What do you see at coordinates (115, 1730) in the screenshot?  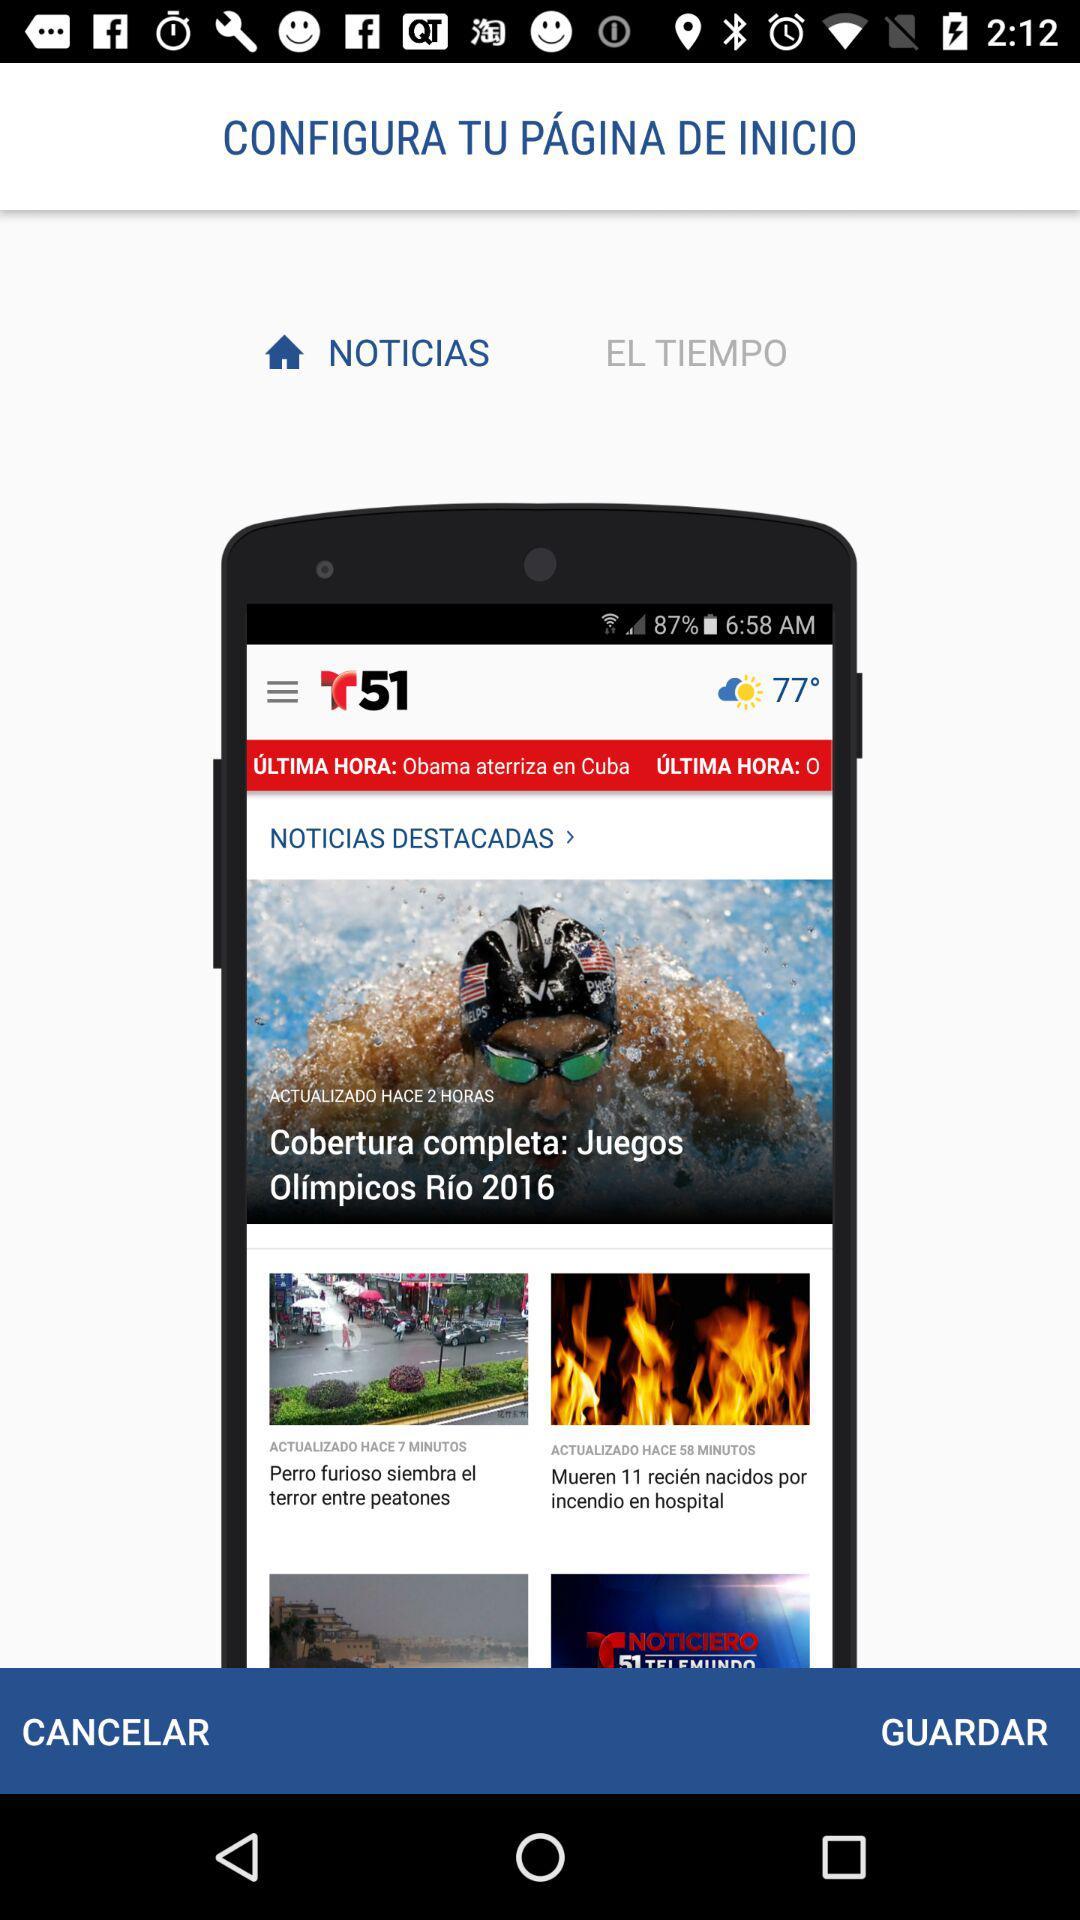 I see `cancelar icon` at bounding box center [115, 1730].